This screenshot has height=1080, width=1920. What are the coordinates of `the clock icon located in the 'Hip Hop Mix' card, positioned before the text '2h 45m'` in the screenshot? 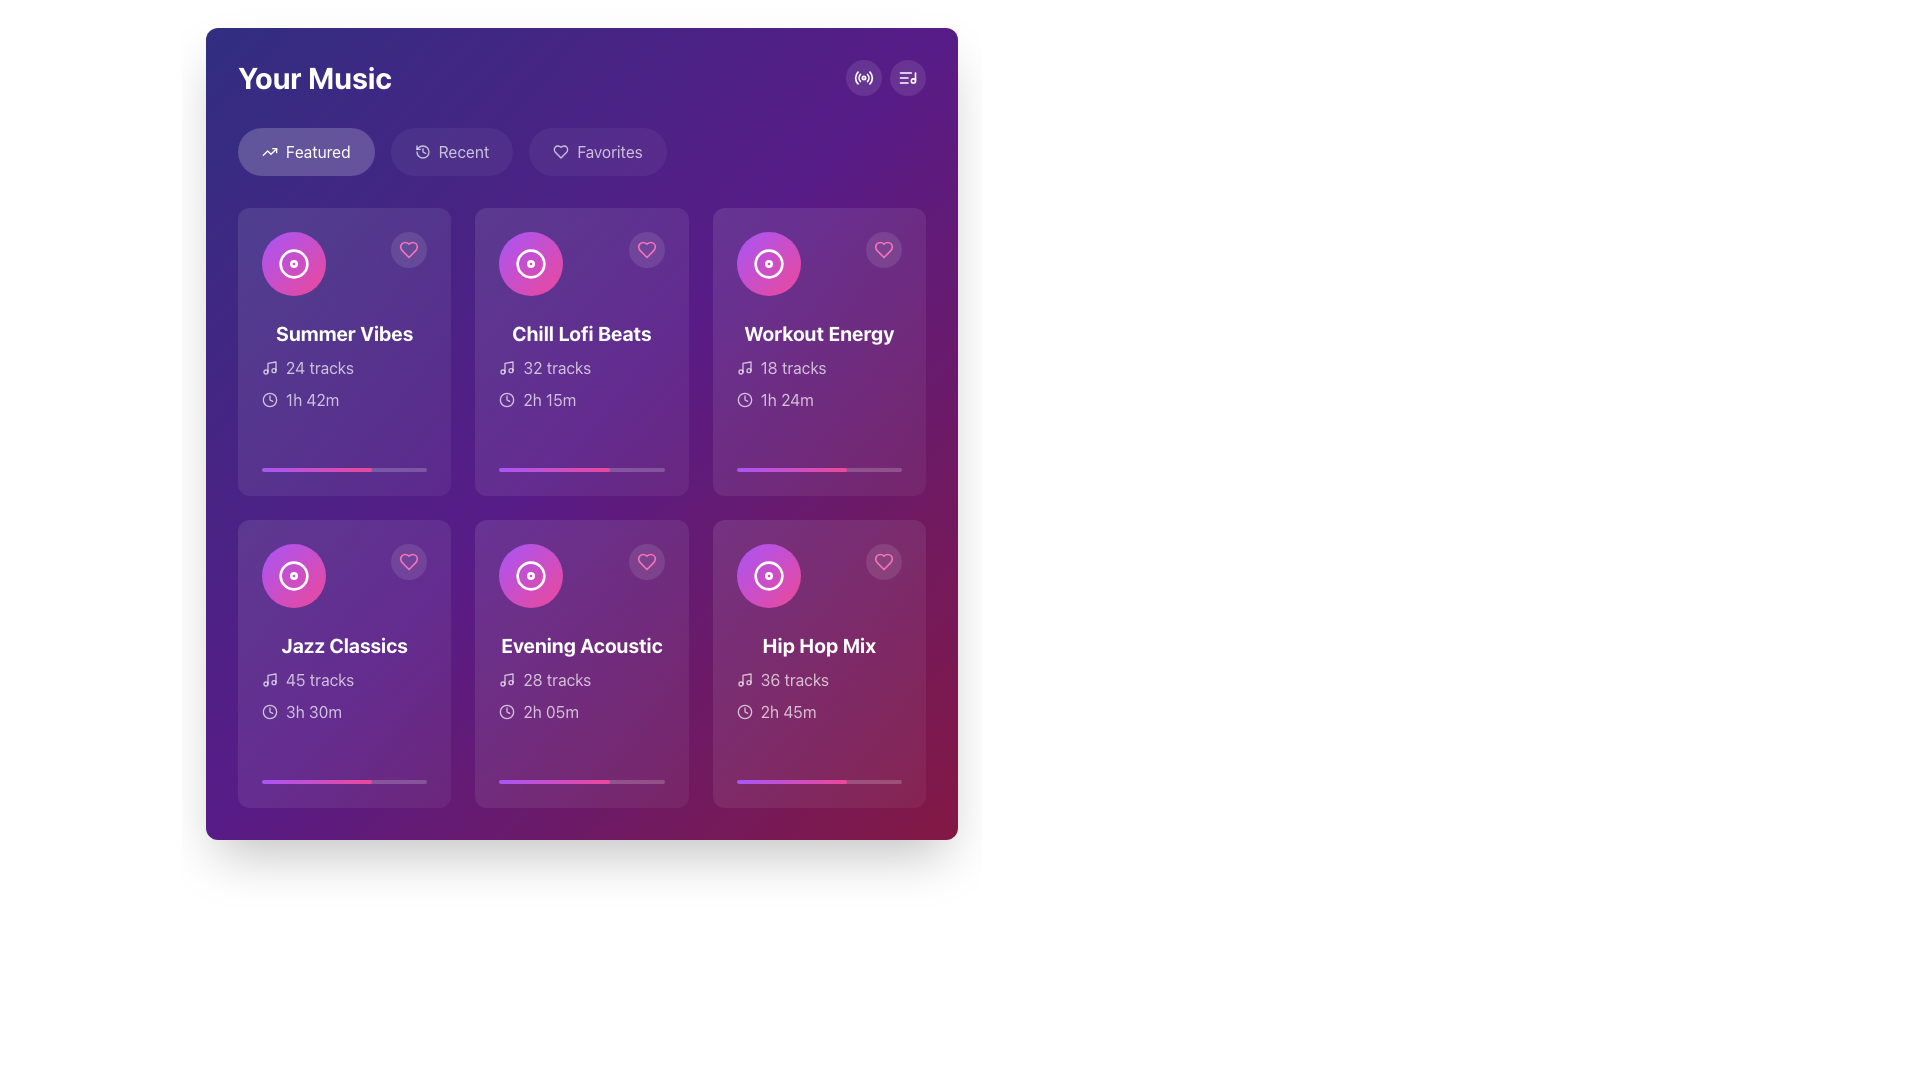 It's located at (743, 711).